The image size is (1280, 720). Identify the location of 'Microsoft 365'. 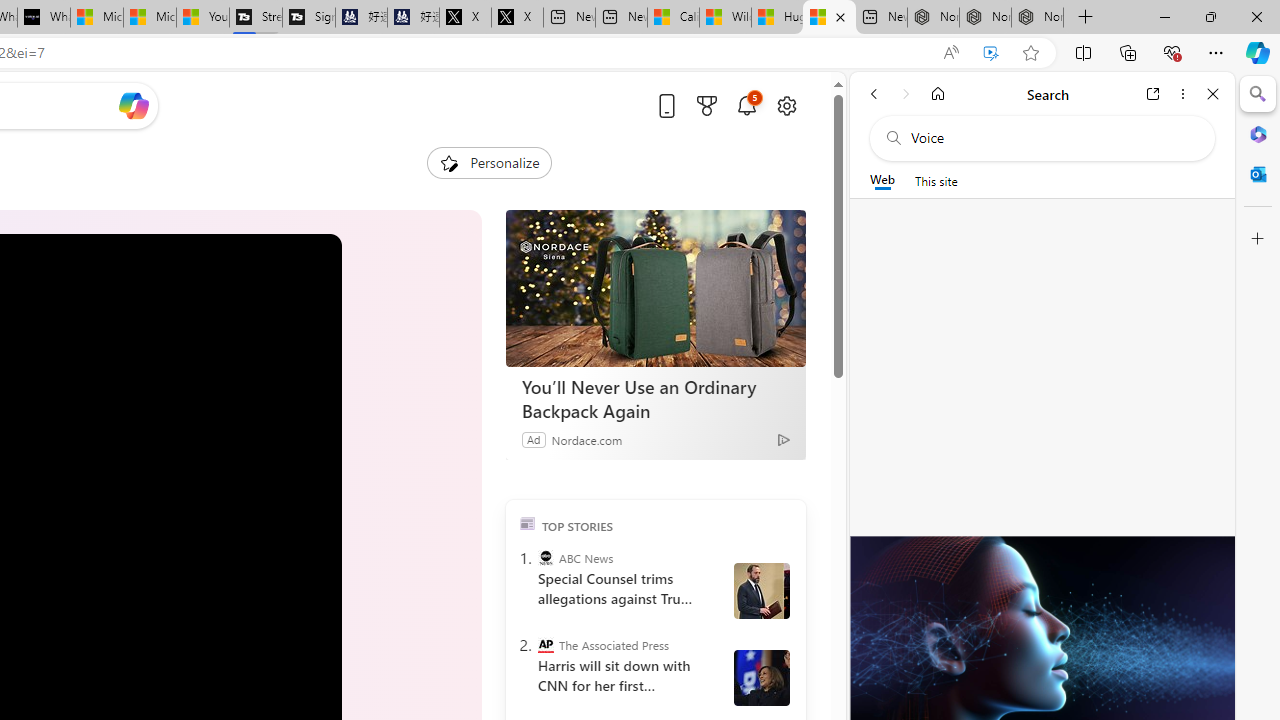
(1257, 133).